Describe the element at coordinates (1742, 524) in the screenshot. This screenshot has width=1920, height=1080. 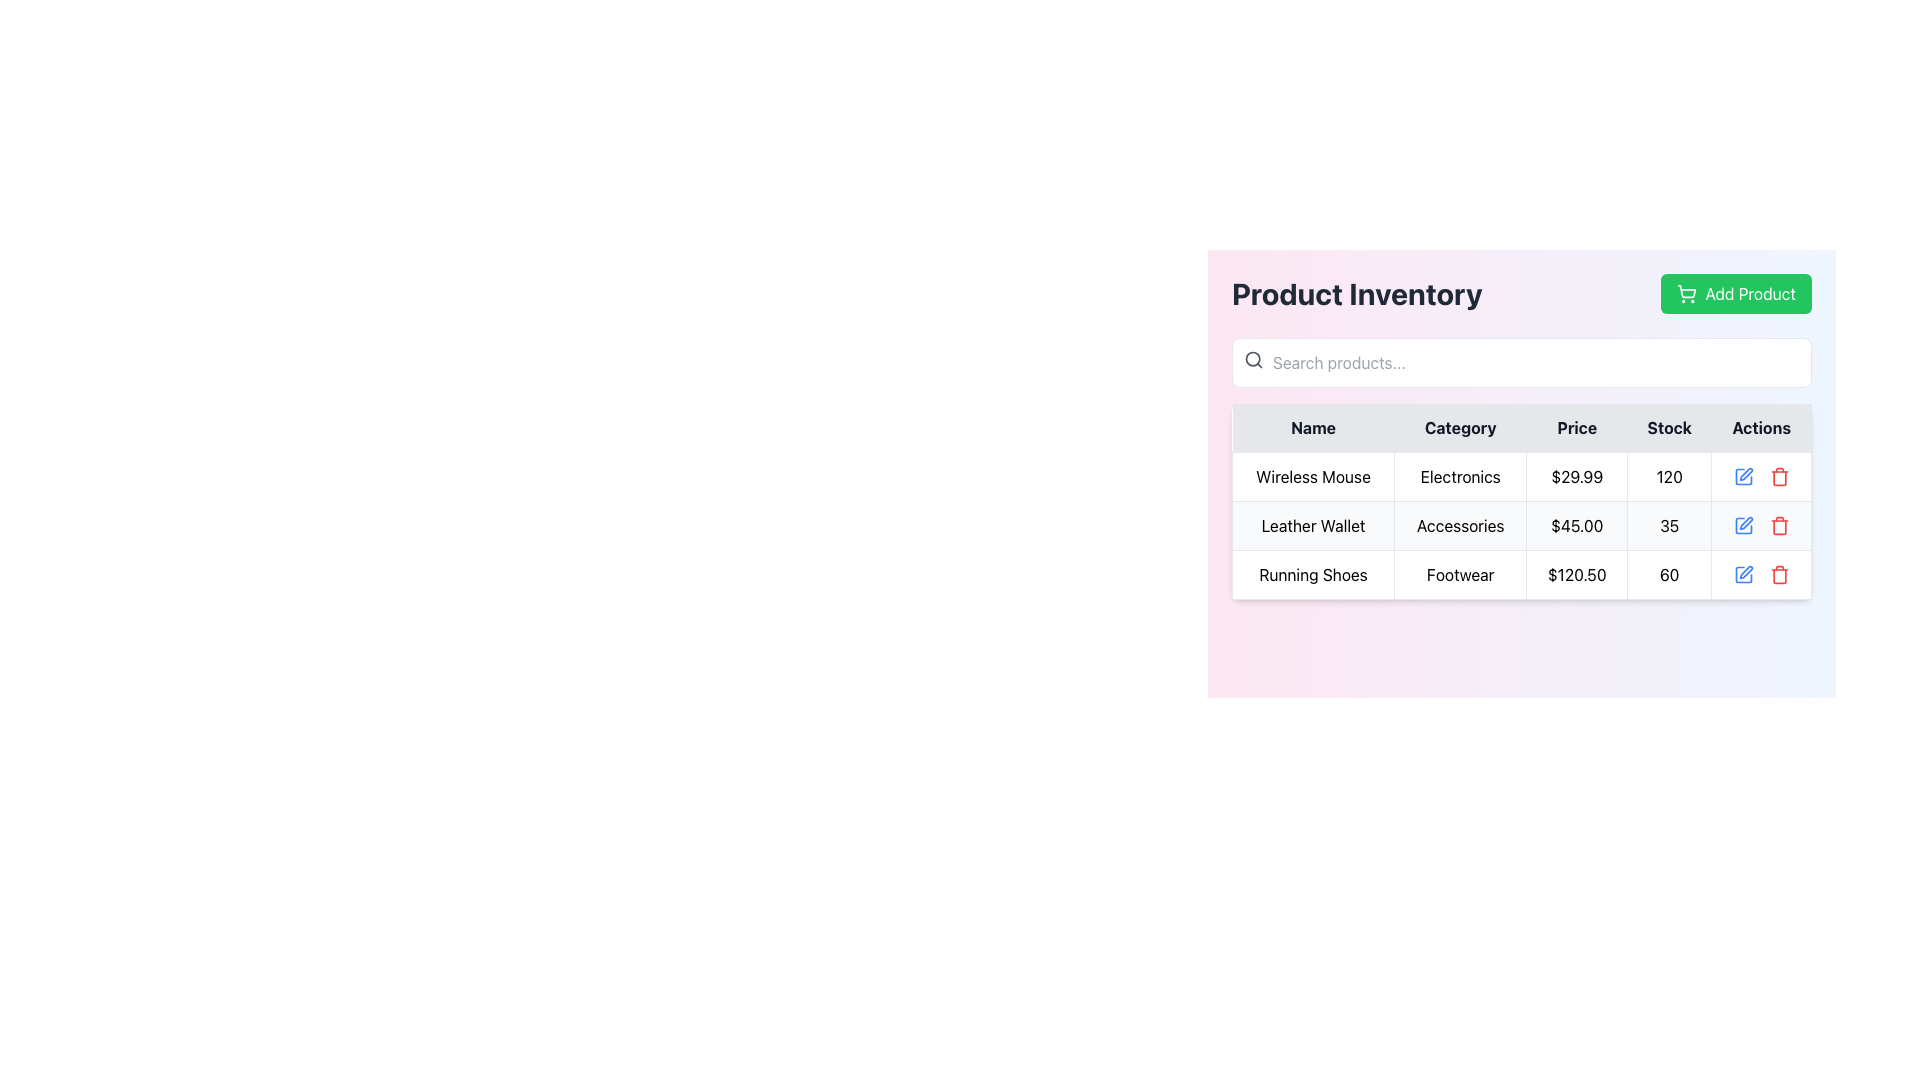
I see `the edit button in the 'Actions' column for the 'Leather Wallet' entry in the inventory table` at that location.